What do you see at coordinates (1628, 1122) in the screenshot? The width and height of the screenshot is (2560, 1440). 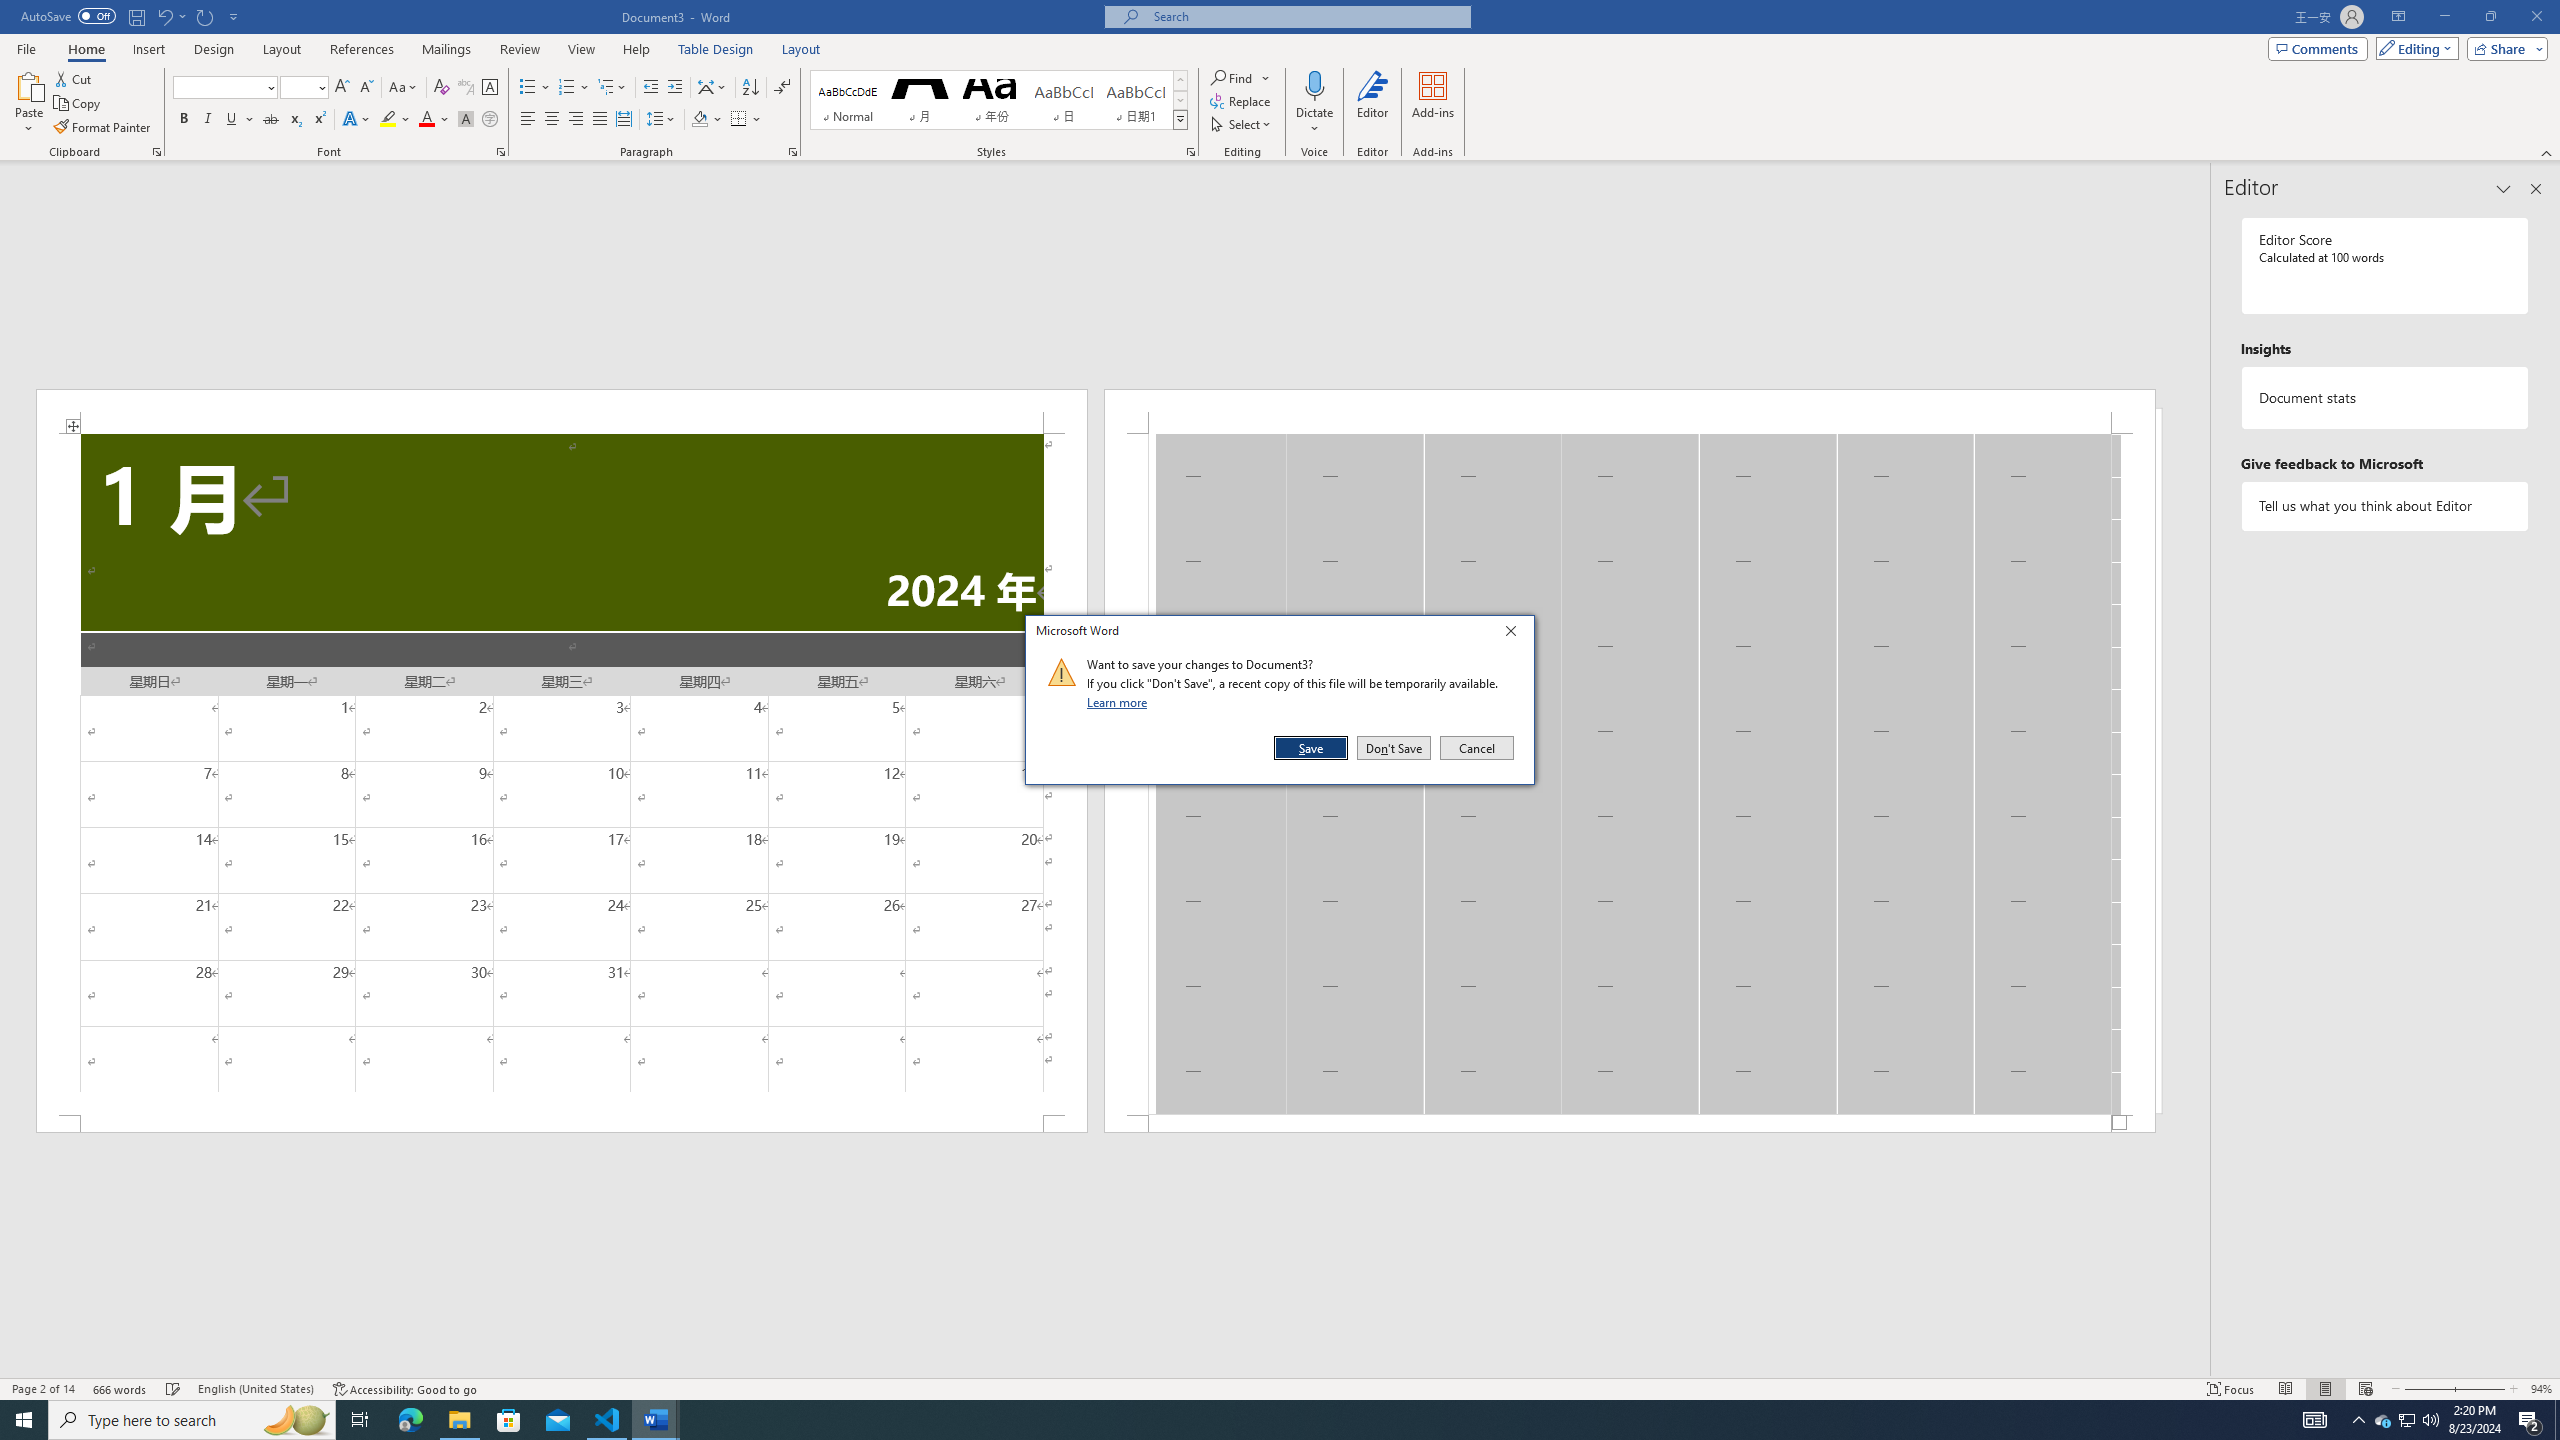 I see `'Footer -Section 1-'` at bounding box center [1628, 1122].